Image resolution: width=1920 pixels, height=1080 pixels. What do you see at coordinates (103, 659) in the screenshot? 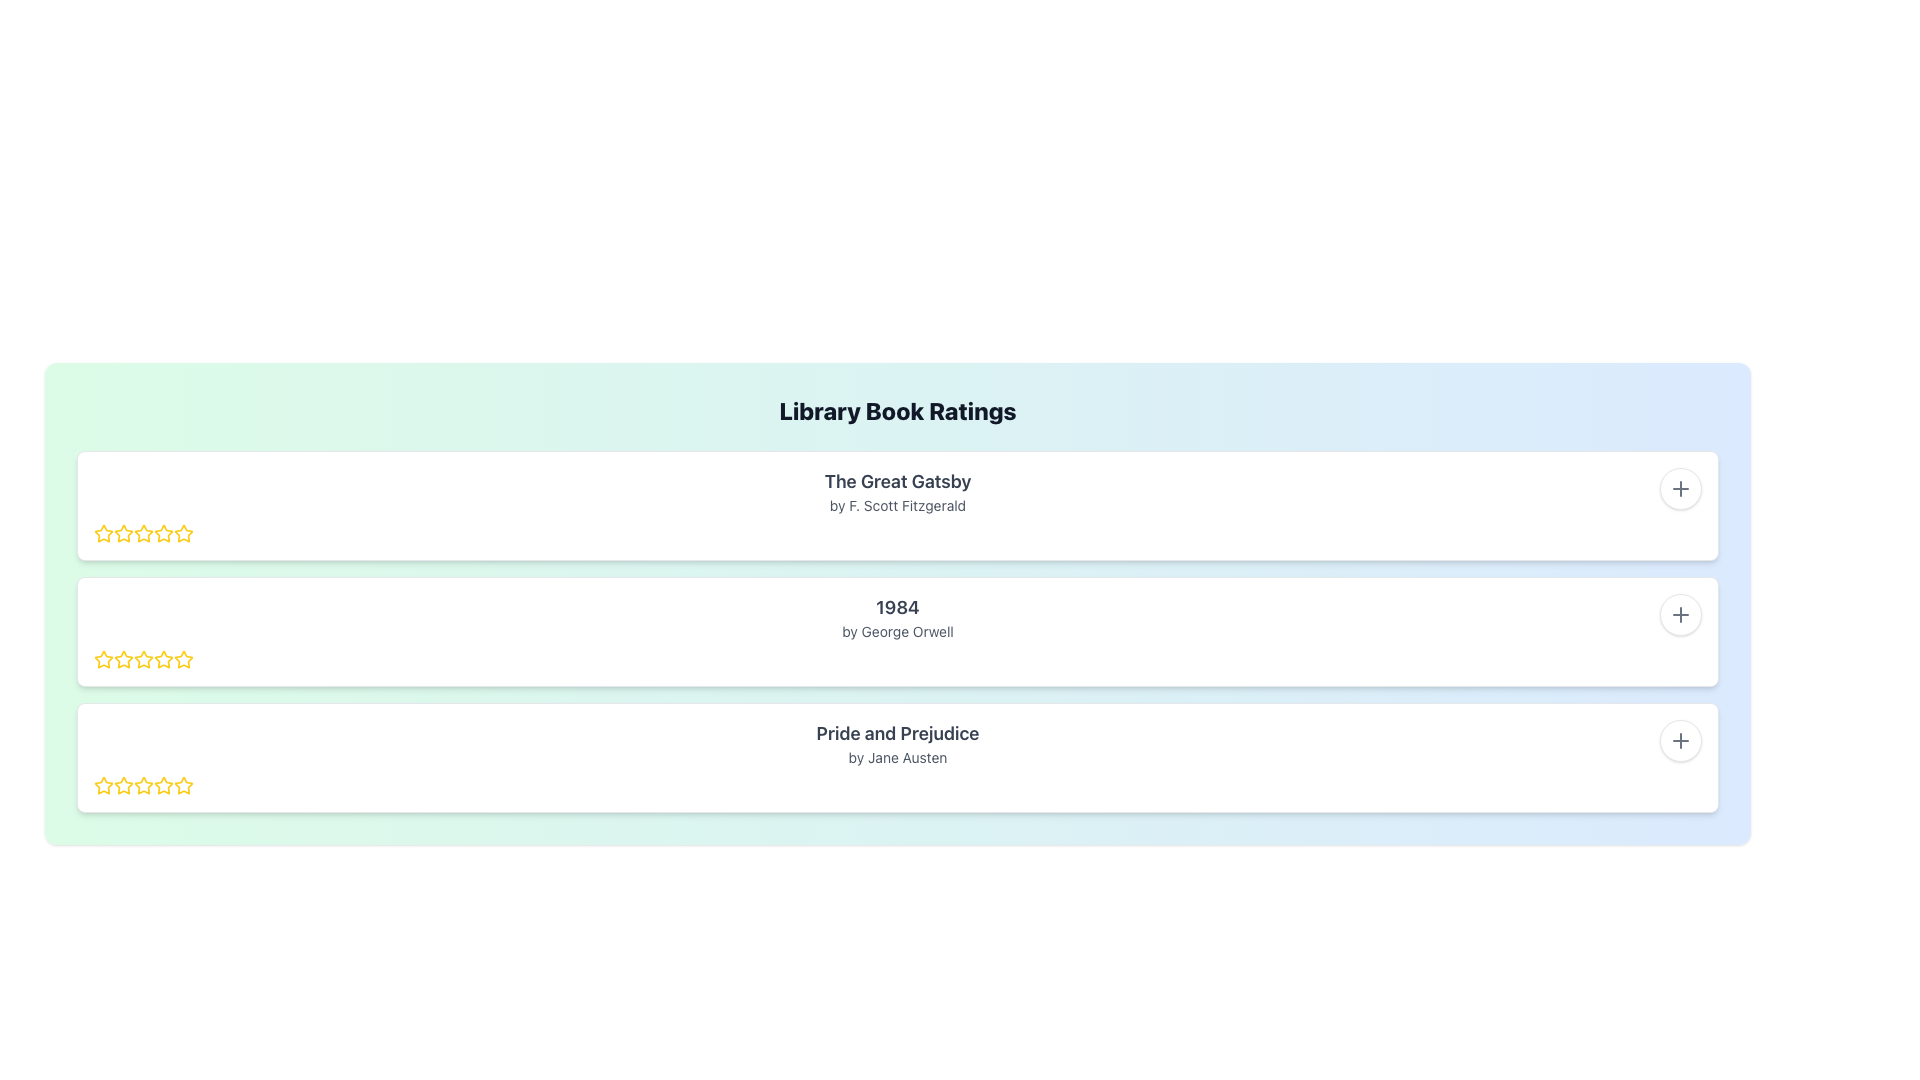
I see `the first yellow star icon for rating associated with the book '1984' by George Orwell located in the second row of the list` at bounding box center [103, 659].